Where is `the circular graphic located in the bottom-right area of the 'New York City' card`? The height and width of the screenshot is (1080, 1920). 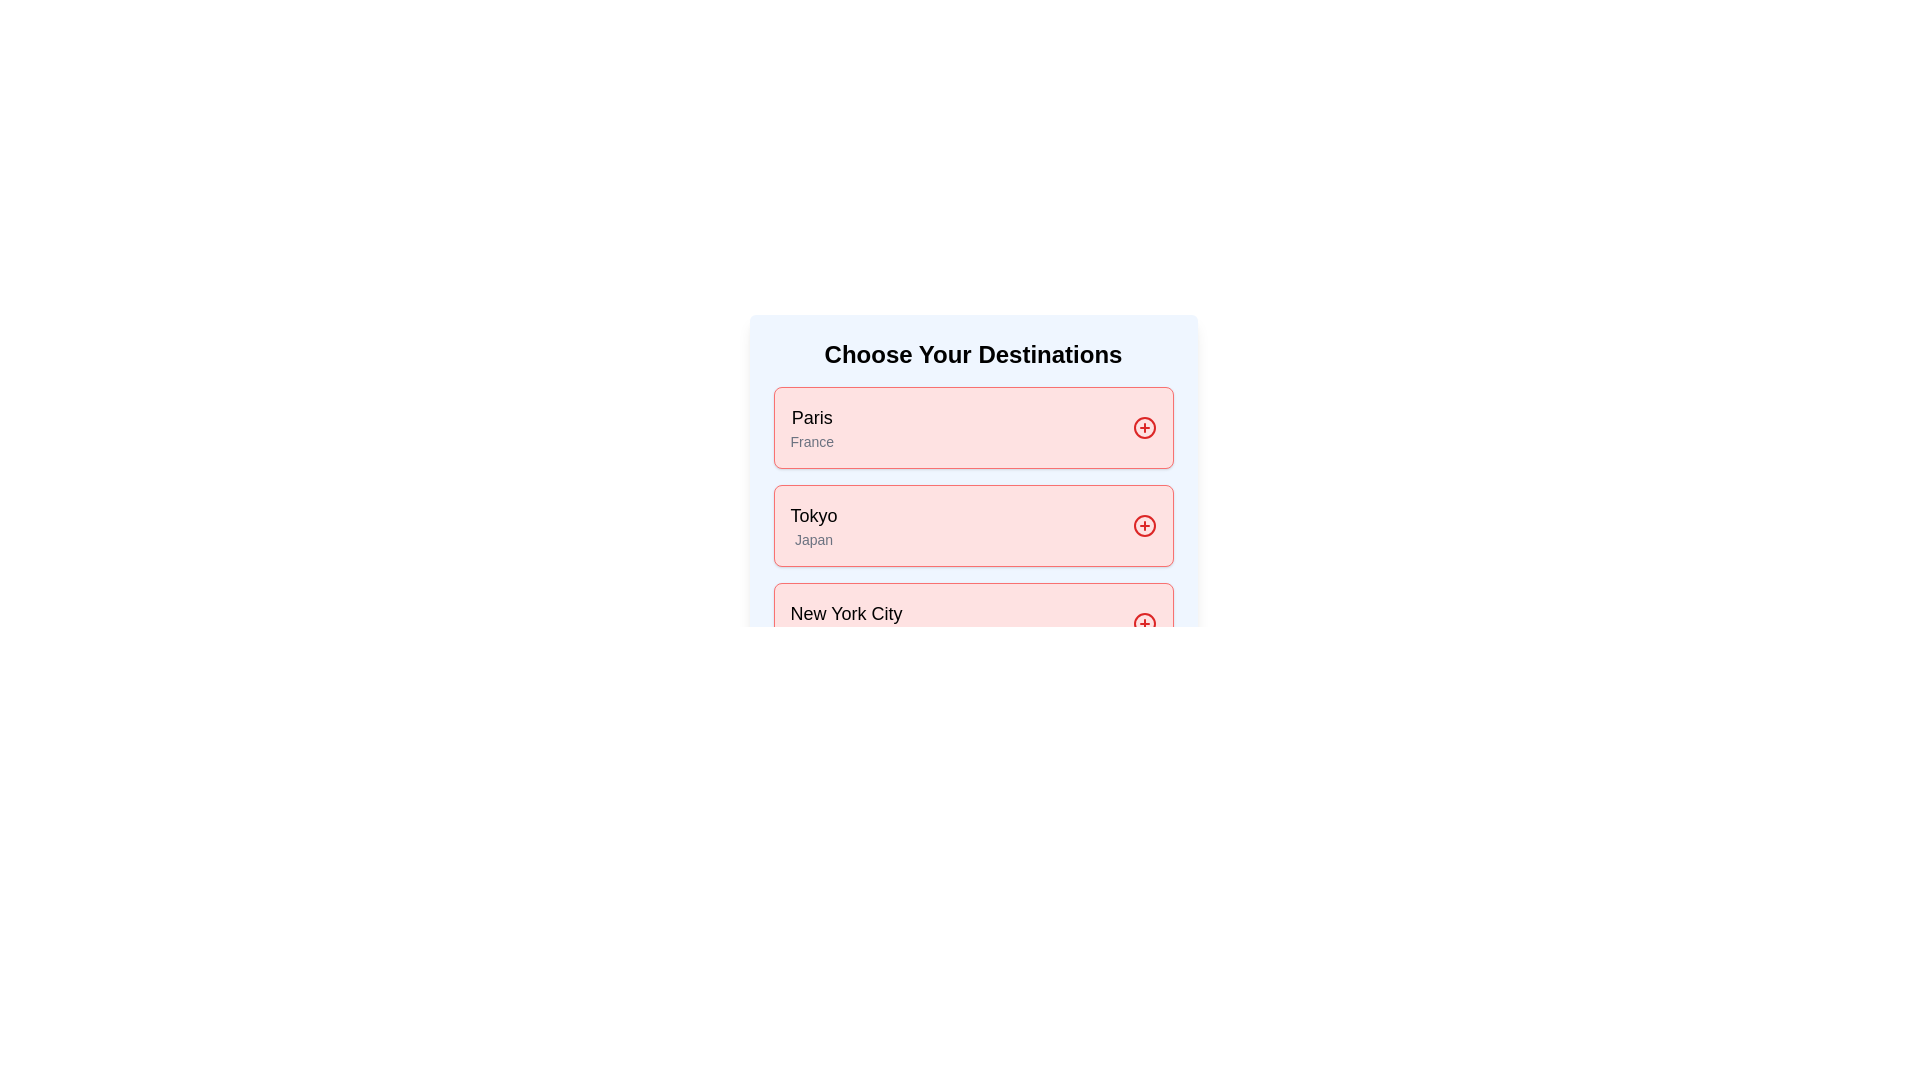
the circular graphic located in the bottom-right area of the 'New York City' card is located at coordinates (1144, 623).